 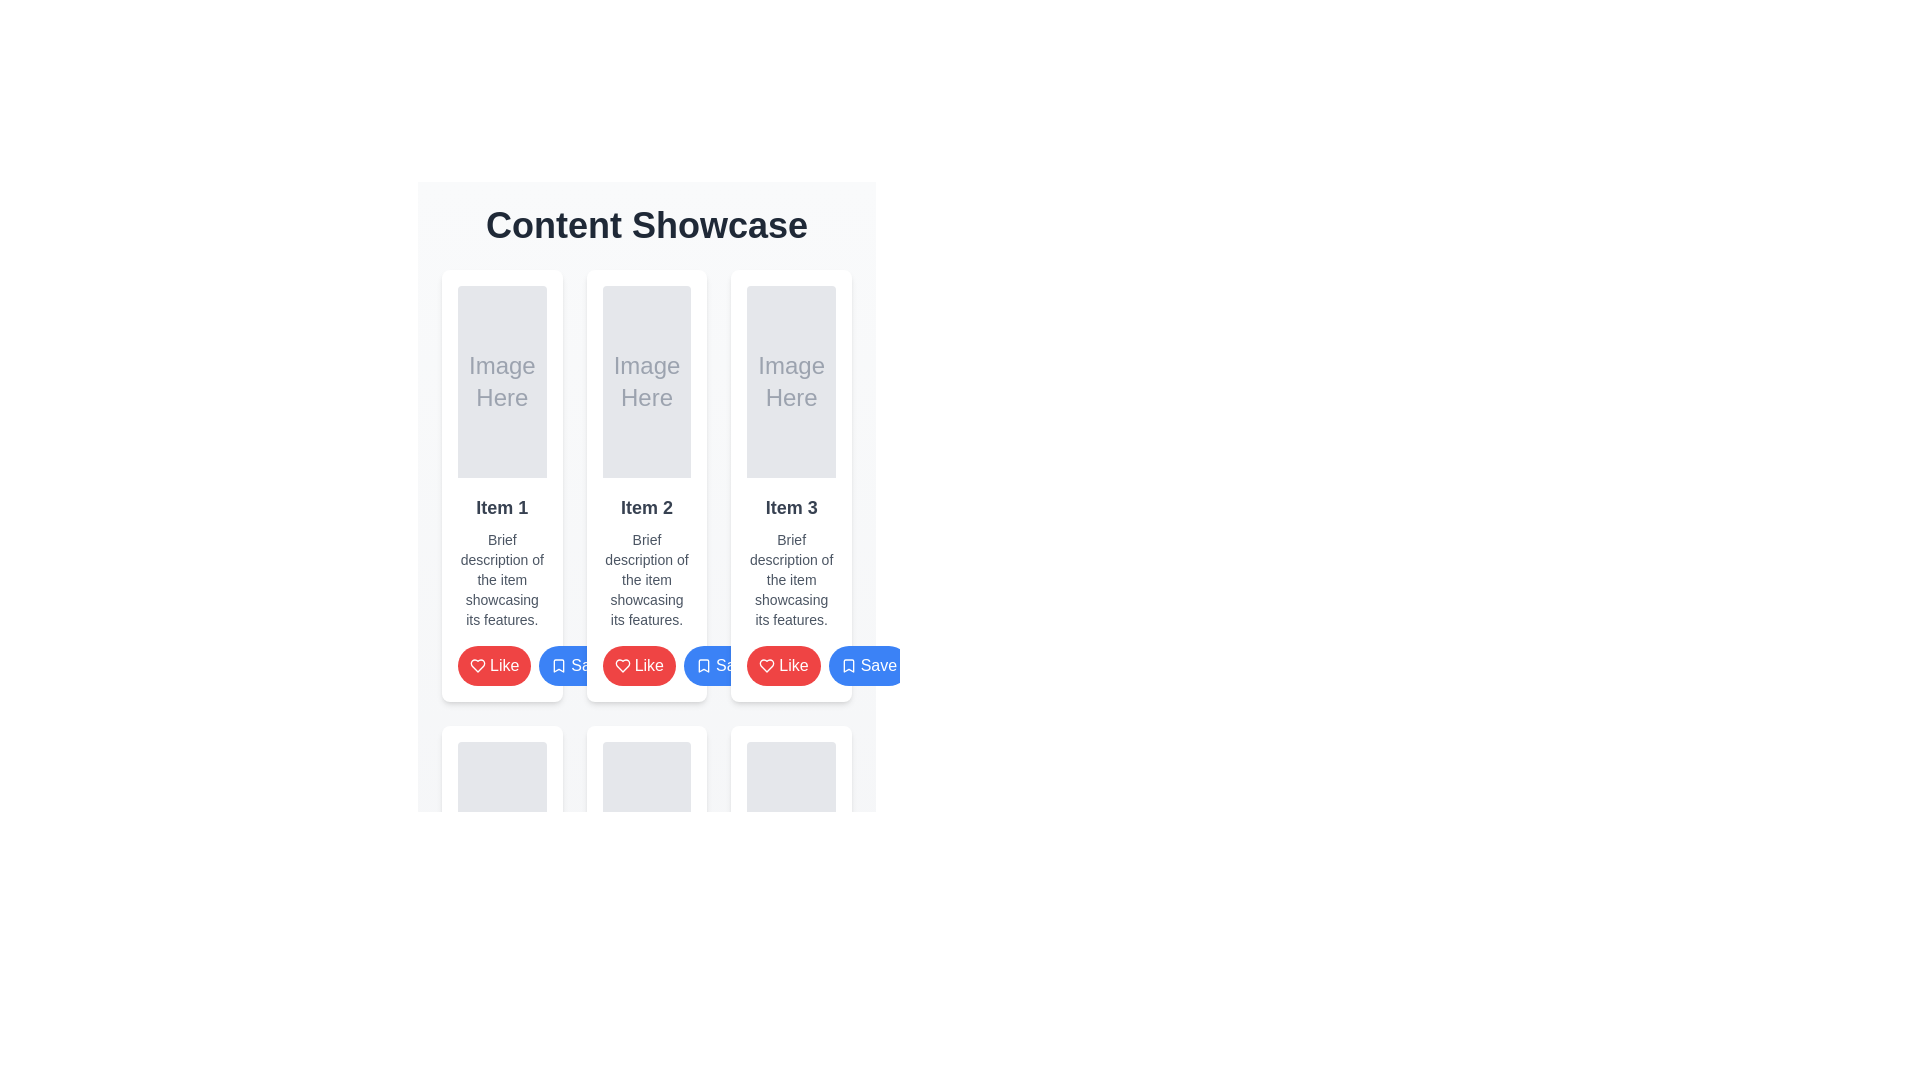 What do you see at coordinates (790, 381) in the screenshot?
I see `the image placeholder located at the top of the card labeled 'Item 3' within the 'Content Showcase' section` at bounding box center [790, 381].